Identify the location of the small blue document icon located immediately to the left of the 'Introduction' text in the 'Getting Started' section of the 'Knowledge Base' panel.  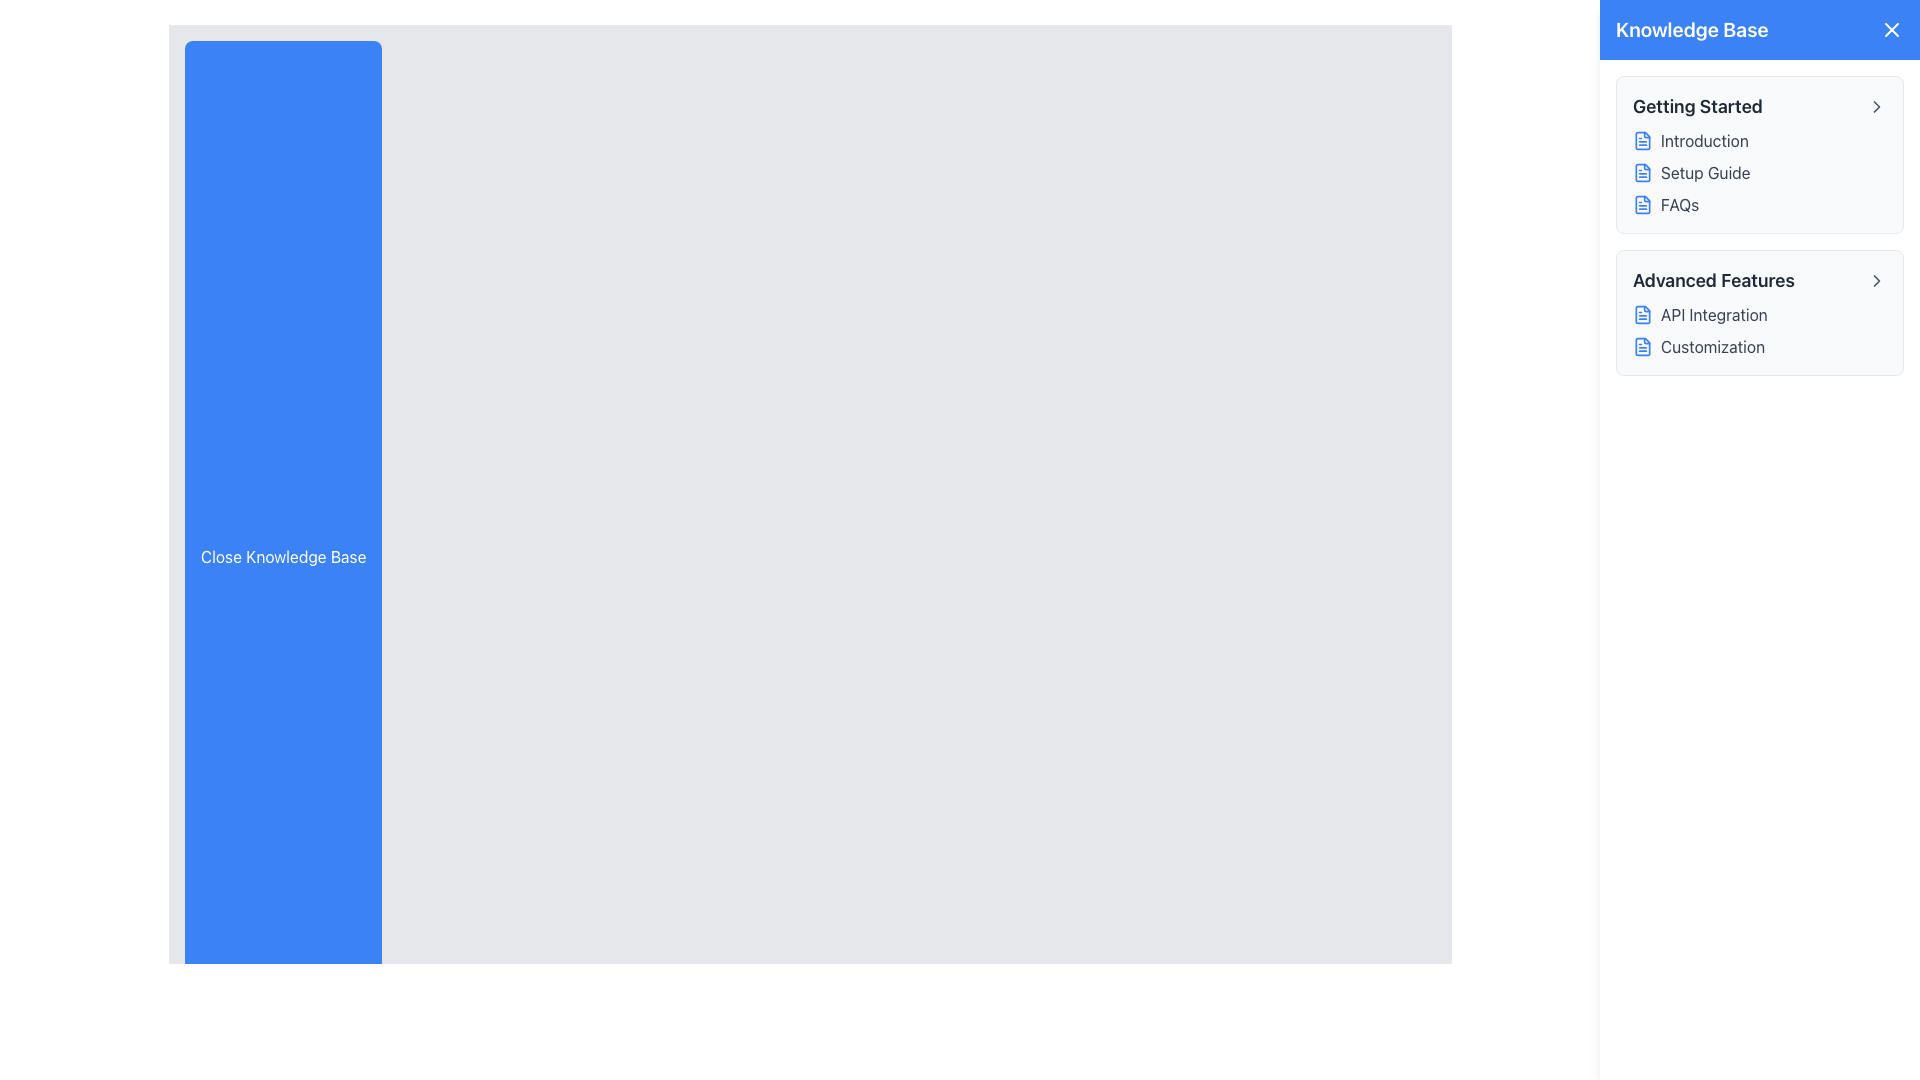
(1642, 140).